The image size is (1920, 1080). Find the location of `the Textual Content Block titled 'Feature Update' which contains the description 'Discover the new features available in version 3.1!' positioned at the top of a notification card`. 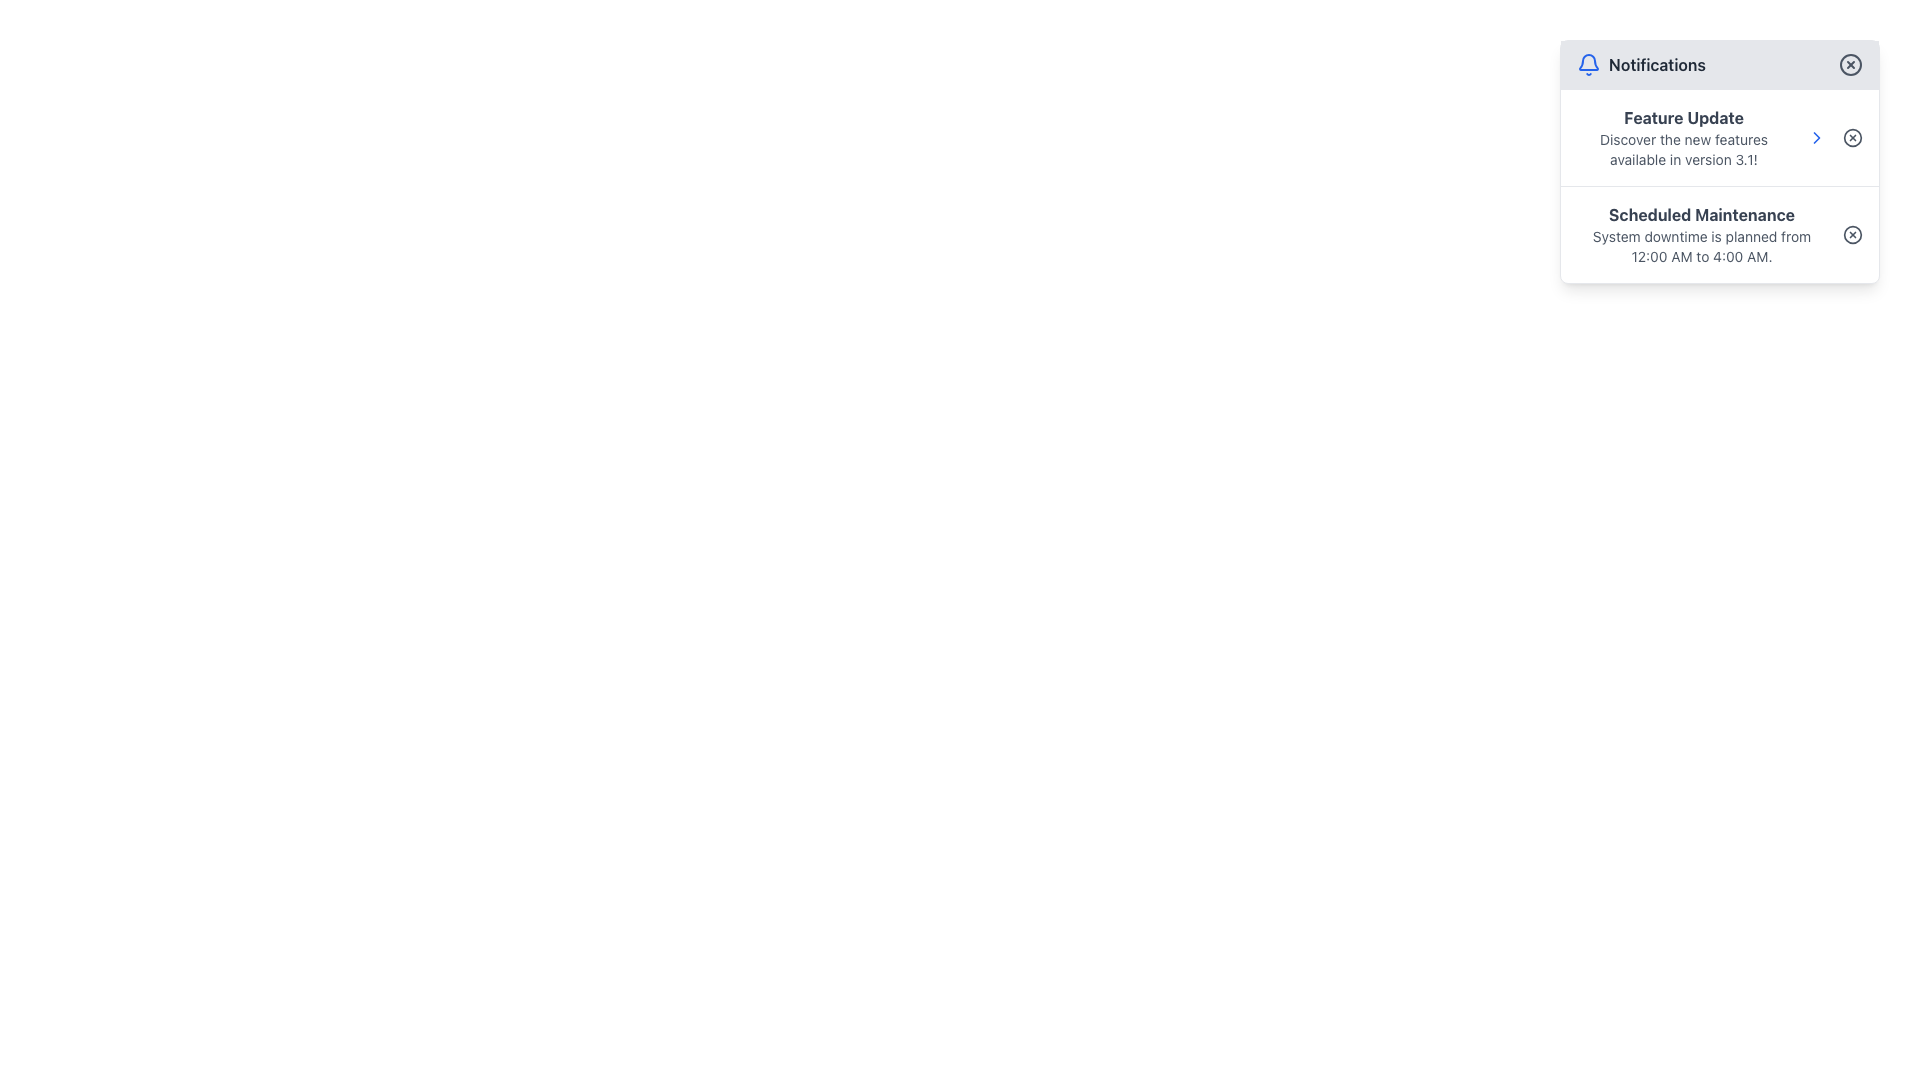

the Textual Content Block titled 'Feature Update' which contains the description 'Discover the new features available in version 3.1!' positioned at the top of a notification card is located at coordinates (1683, 137).